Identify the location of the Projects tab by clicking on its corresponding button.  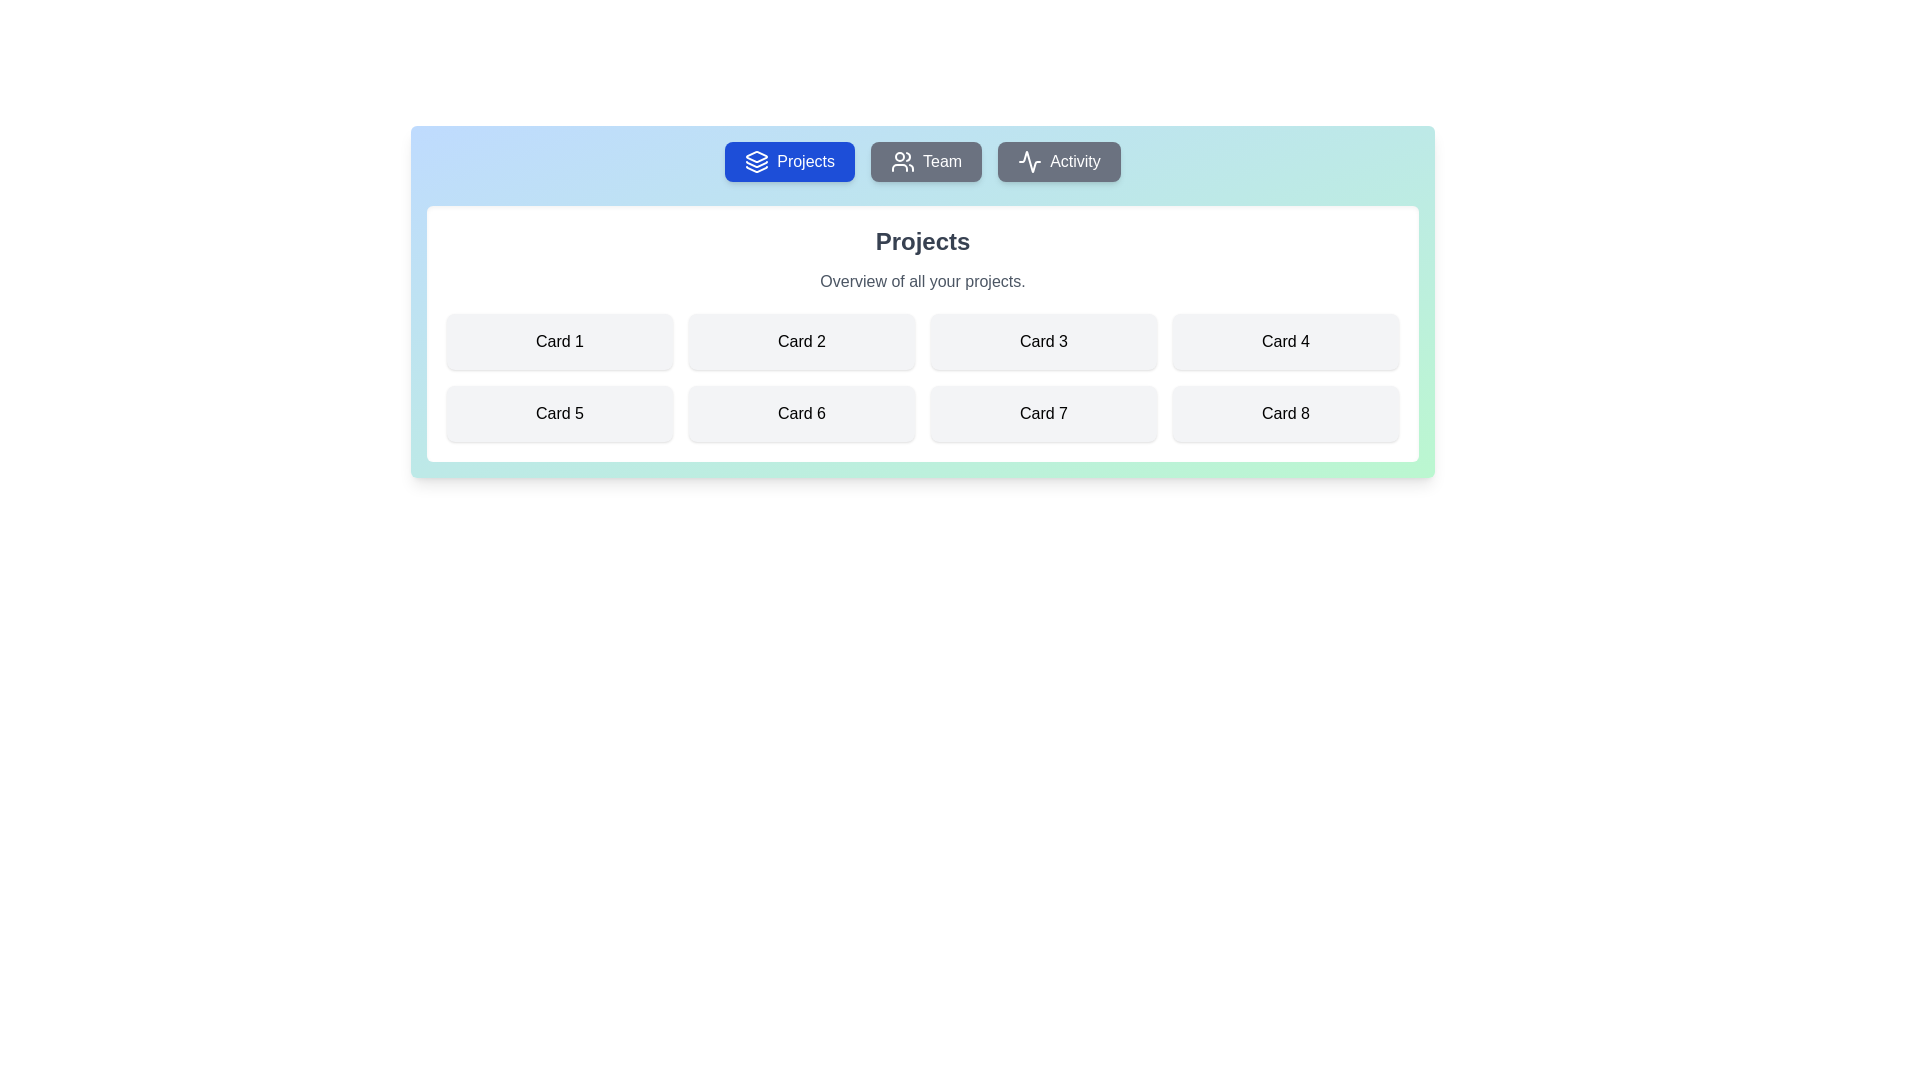
(789, 161).